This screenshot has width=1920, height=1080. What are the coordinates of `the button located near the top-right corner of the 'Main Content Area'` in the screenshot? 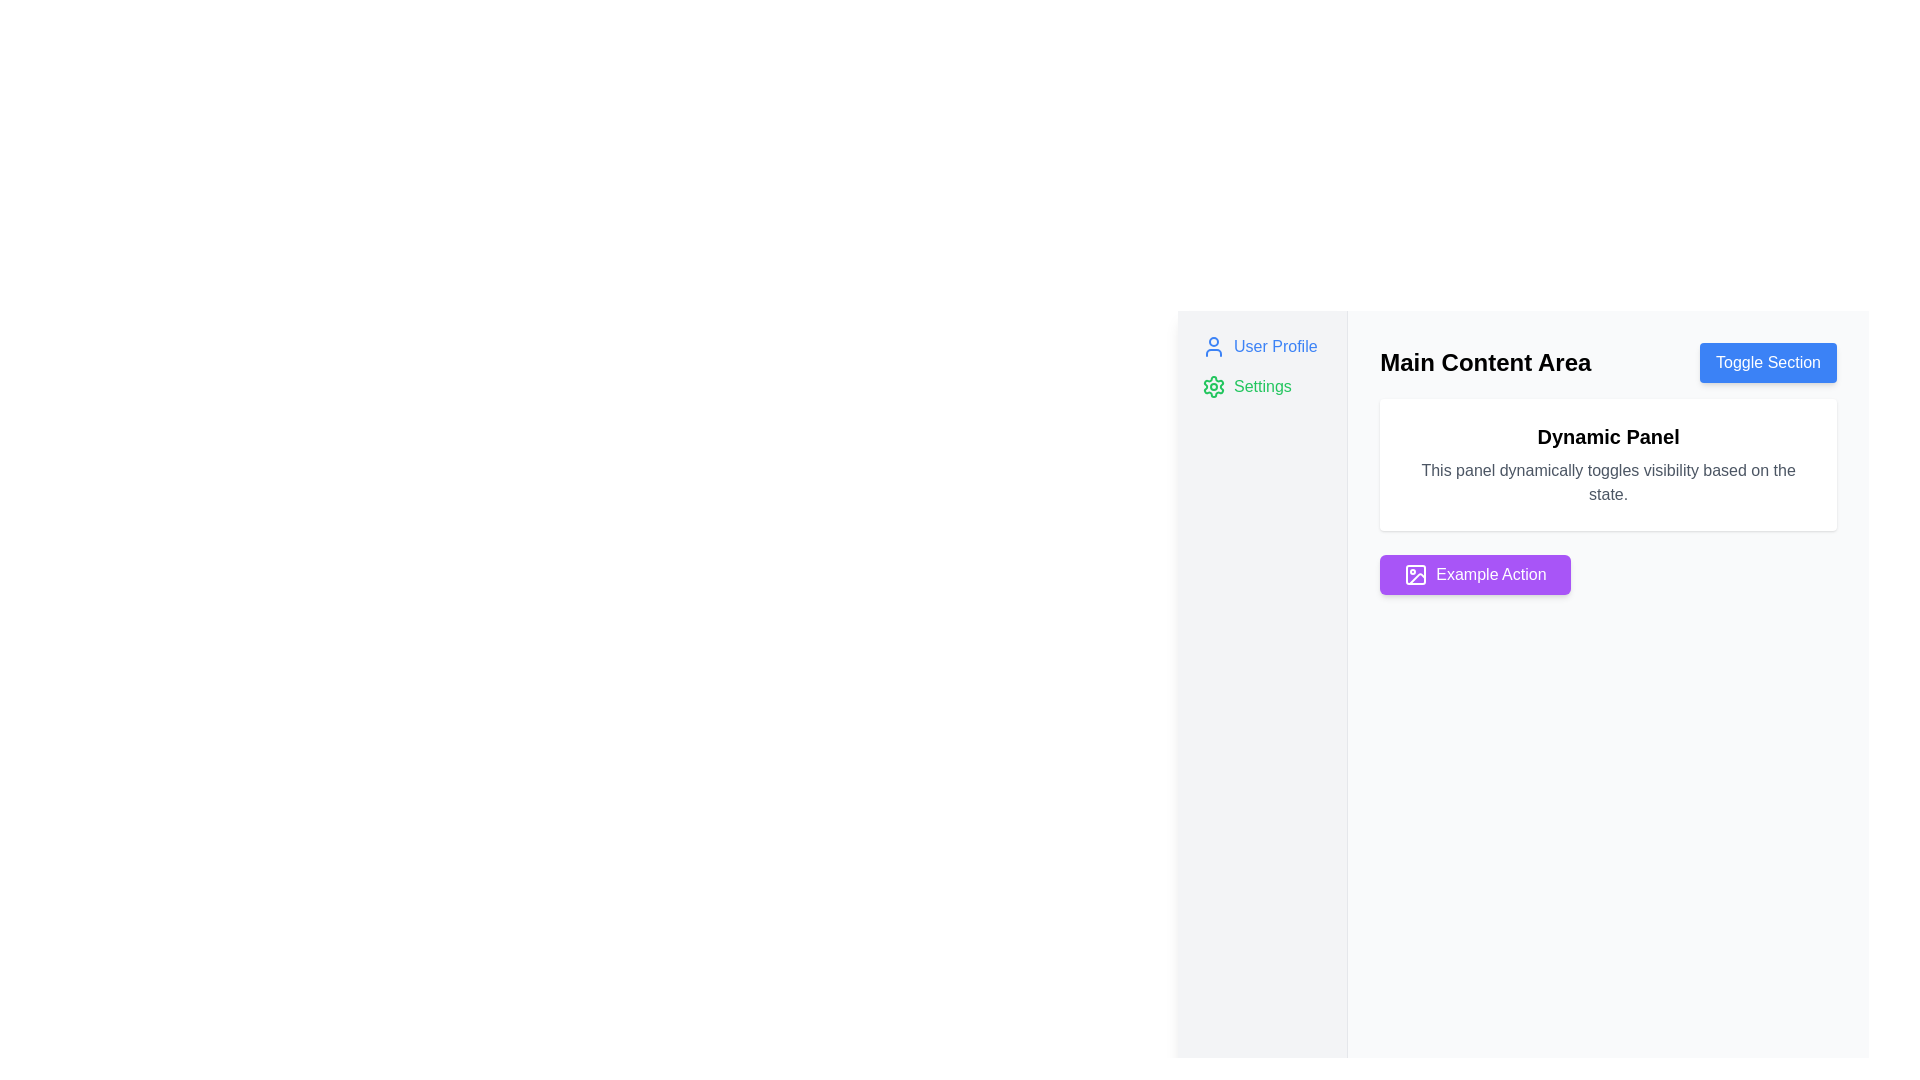 It's located at (1767, 362).